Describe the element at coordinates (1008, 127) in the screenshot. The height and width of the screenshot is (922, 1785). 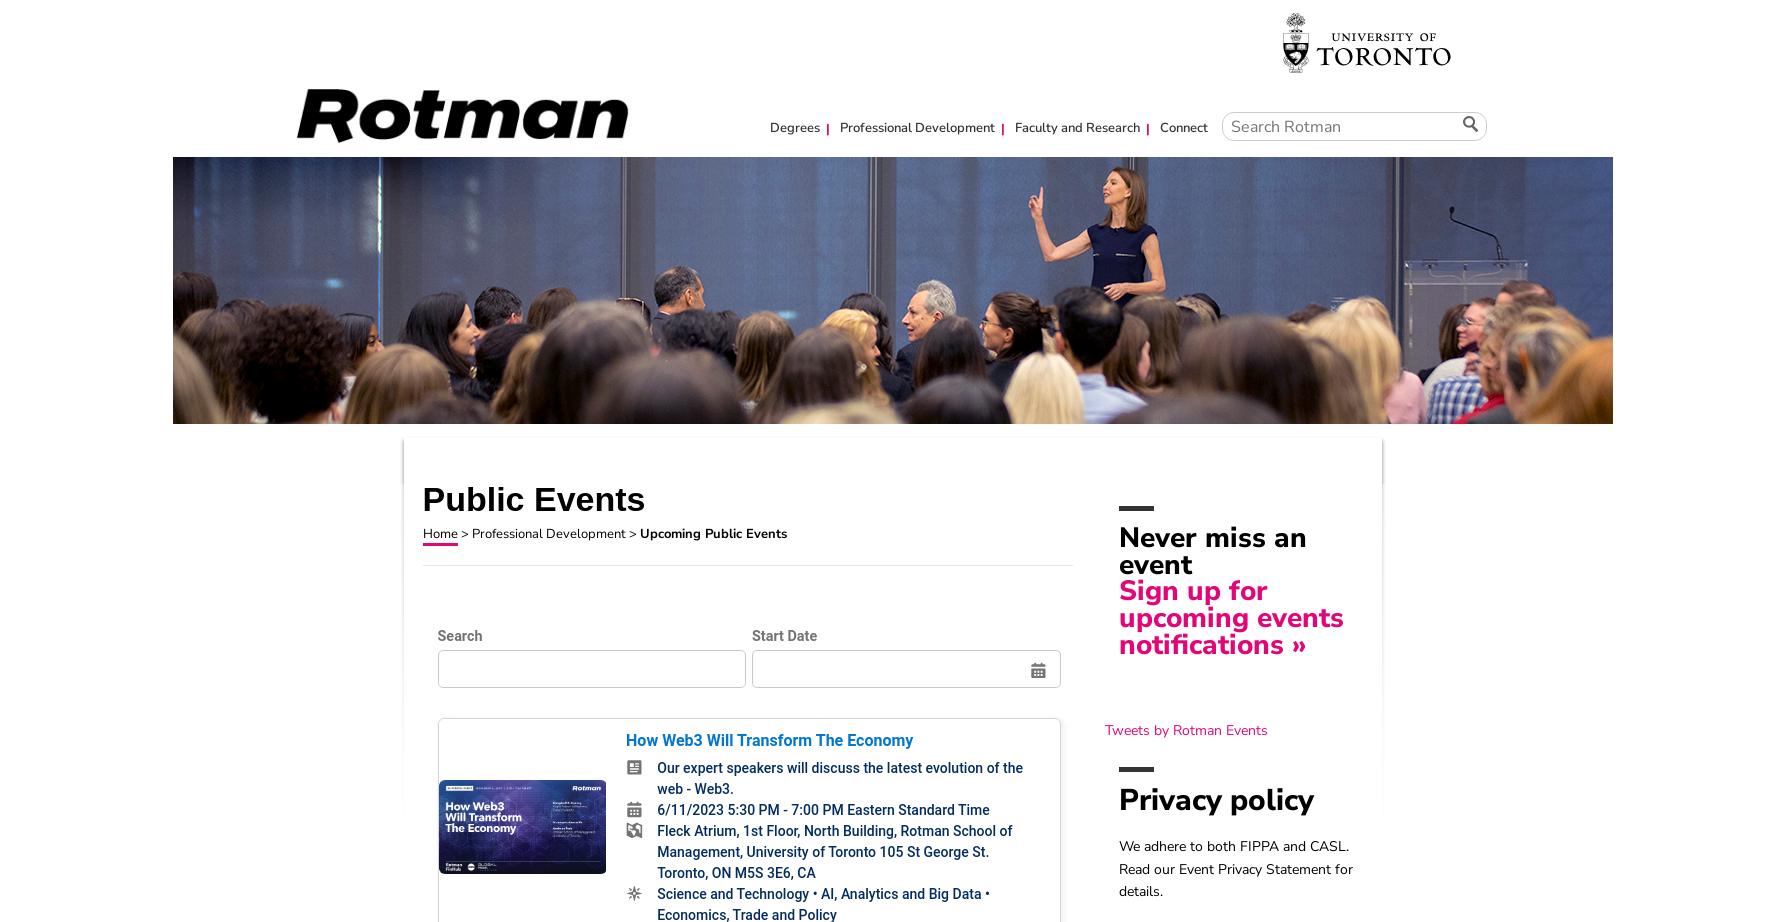
I see `'Faculty and Research'` at that location.